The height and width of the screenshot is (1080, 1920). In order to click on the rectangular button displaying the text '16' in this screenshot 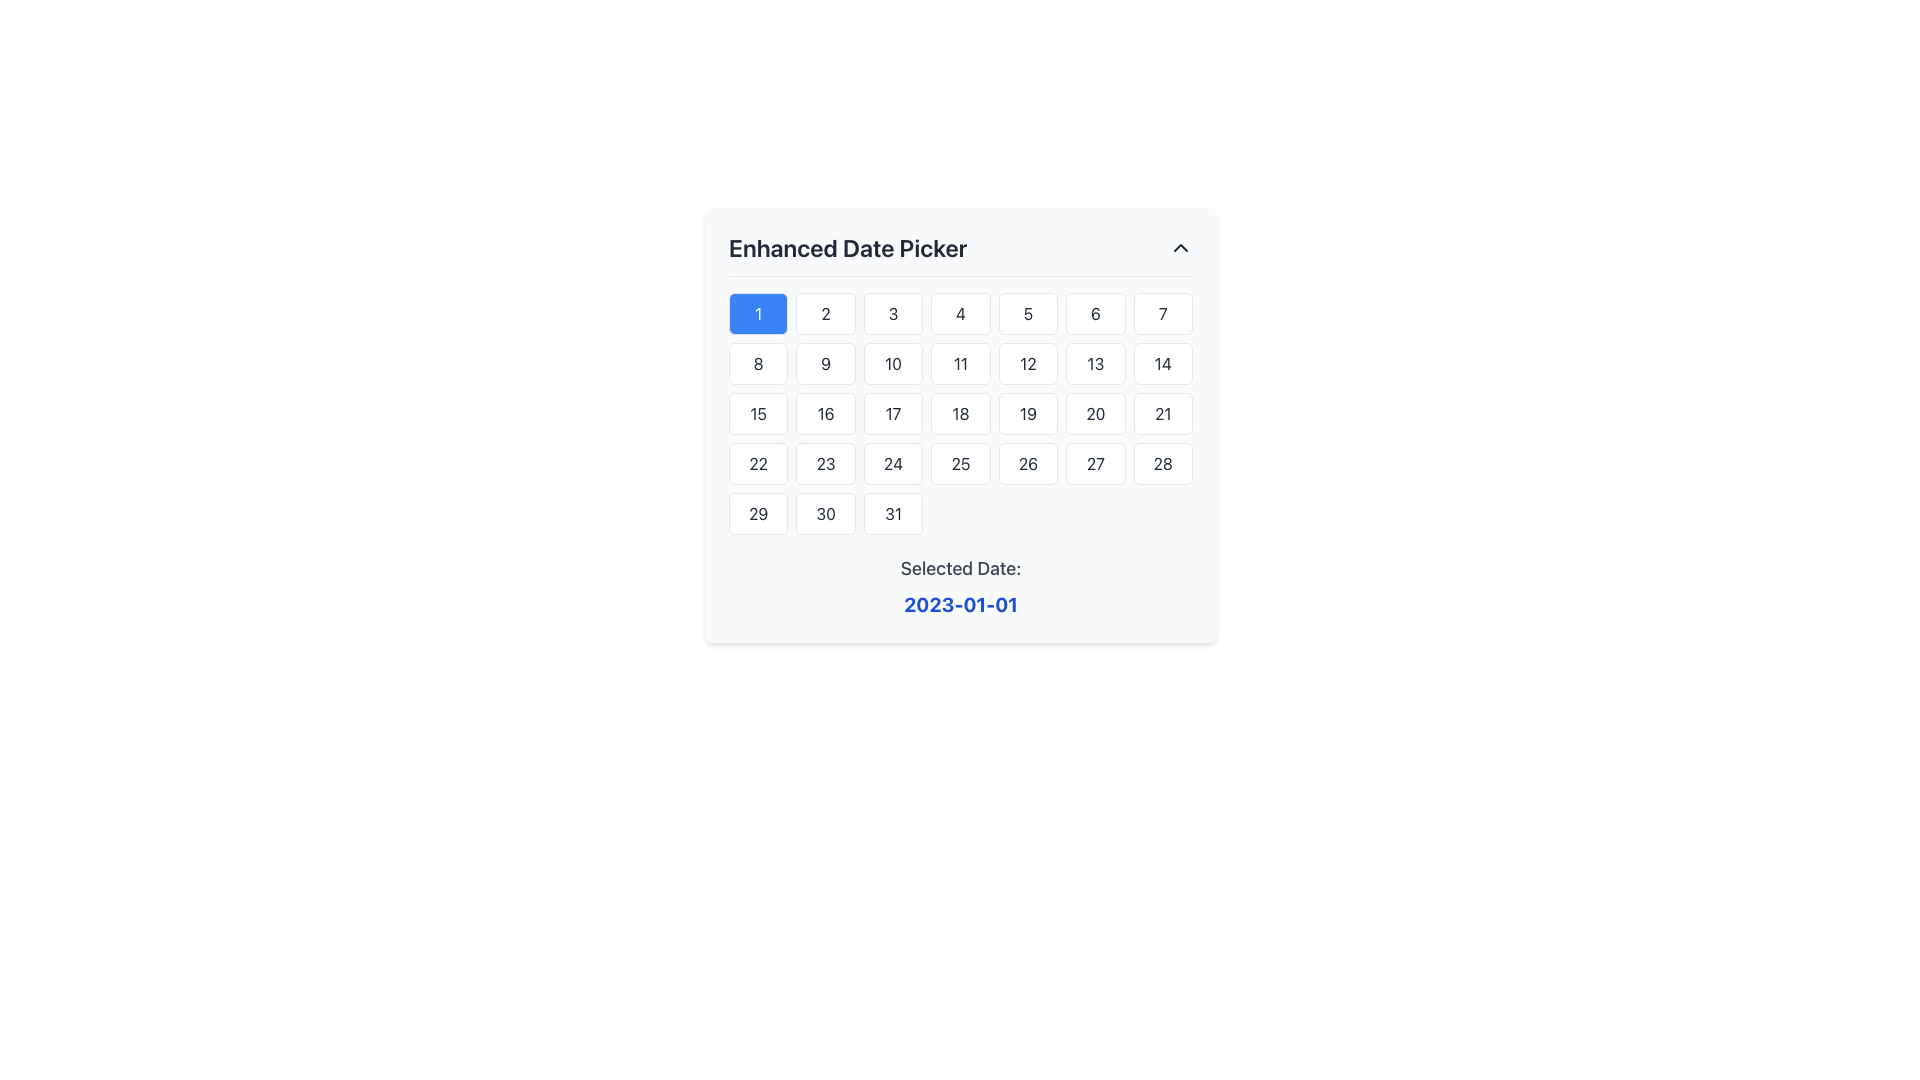, I will do `click(826, 412)`.